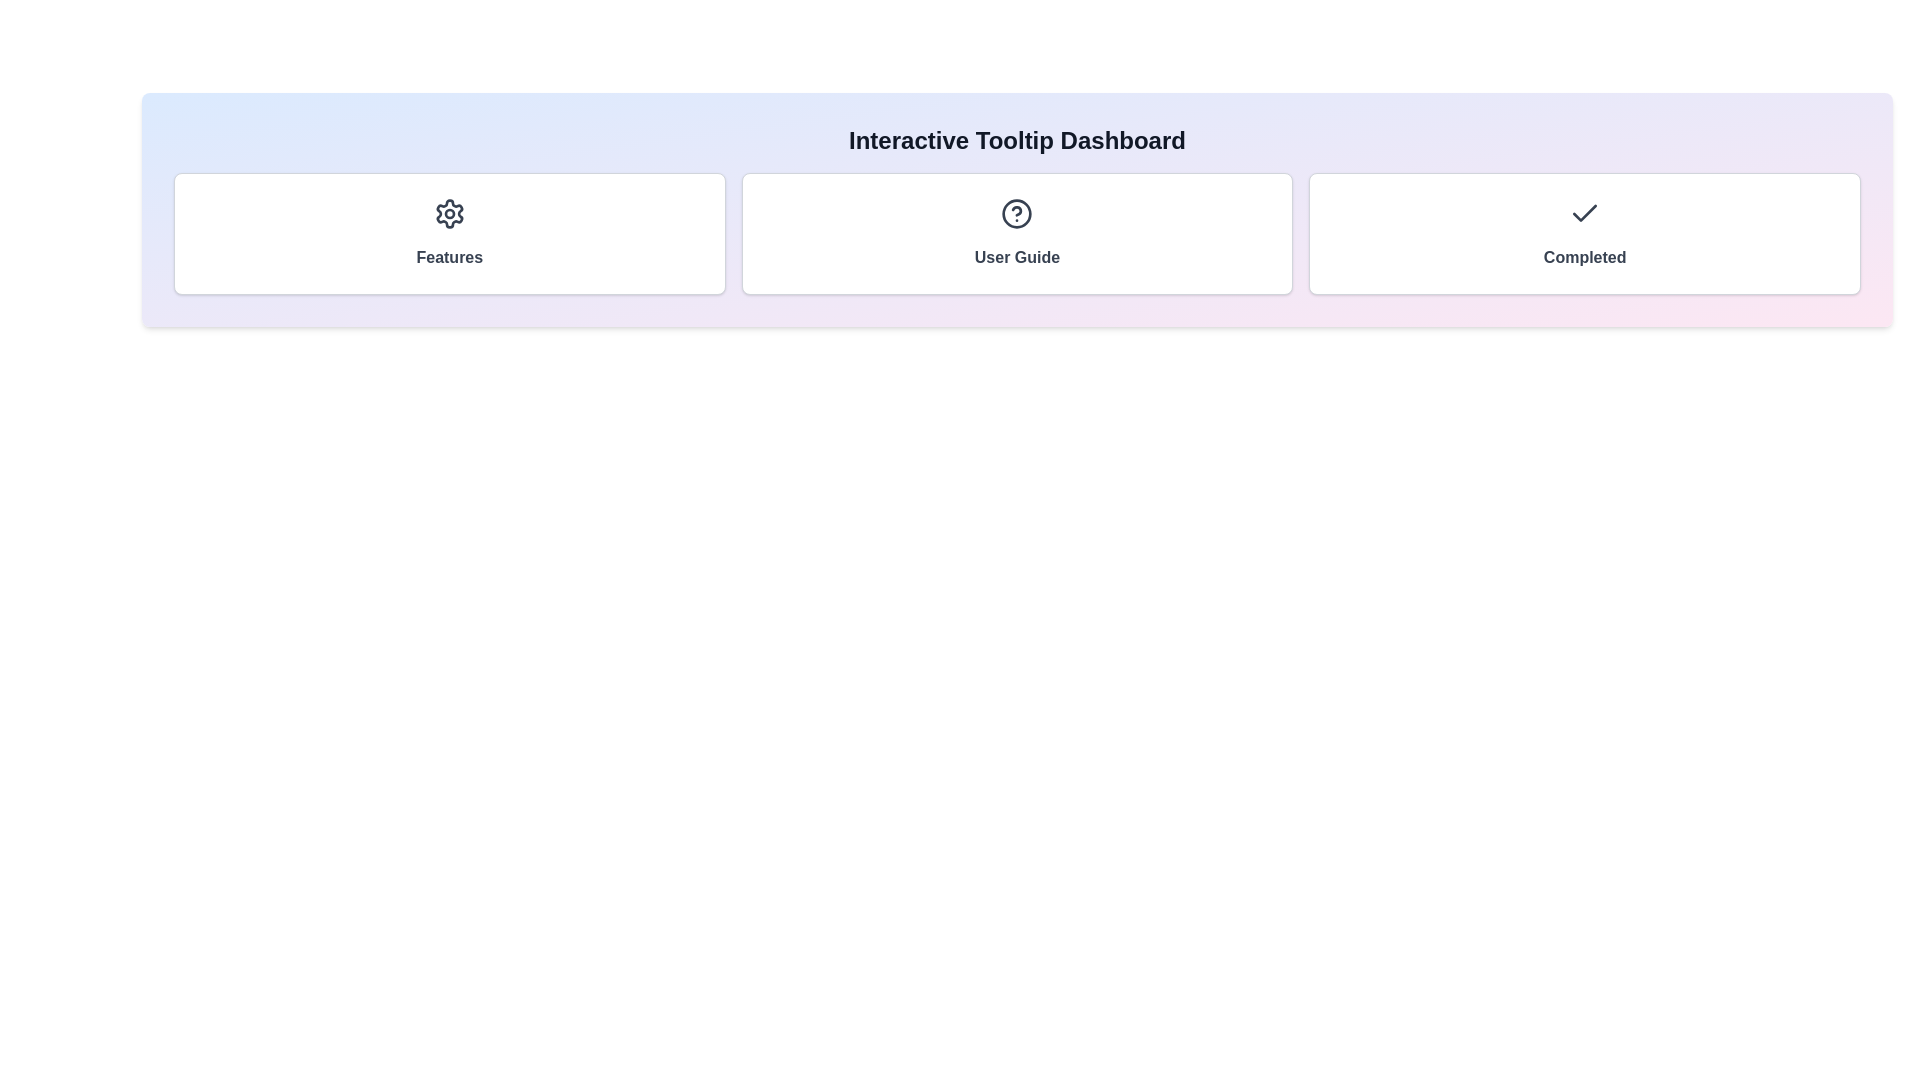  I want to click on the 'User Guide' static text element located in the center card of the three card layout to read its text, so click(1017, 257).